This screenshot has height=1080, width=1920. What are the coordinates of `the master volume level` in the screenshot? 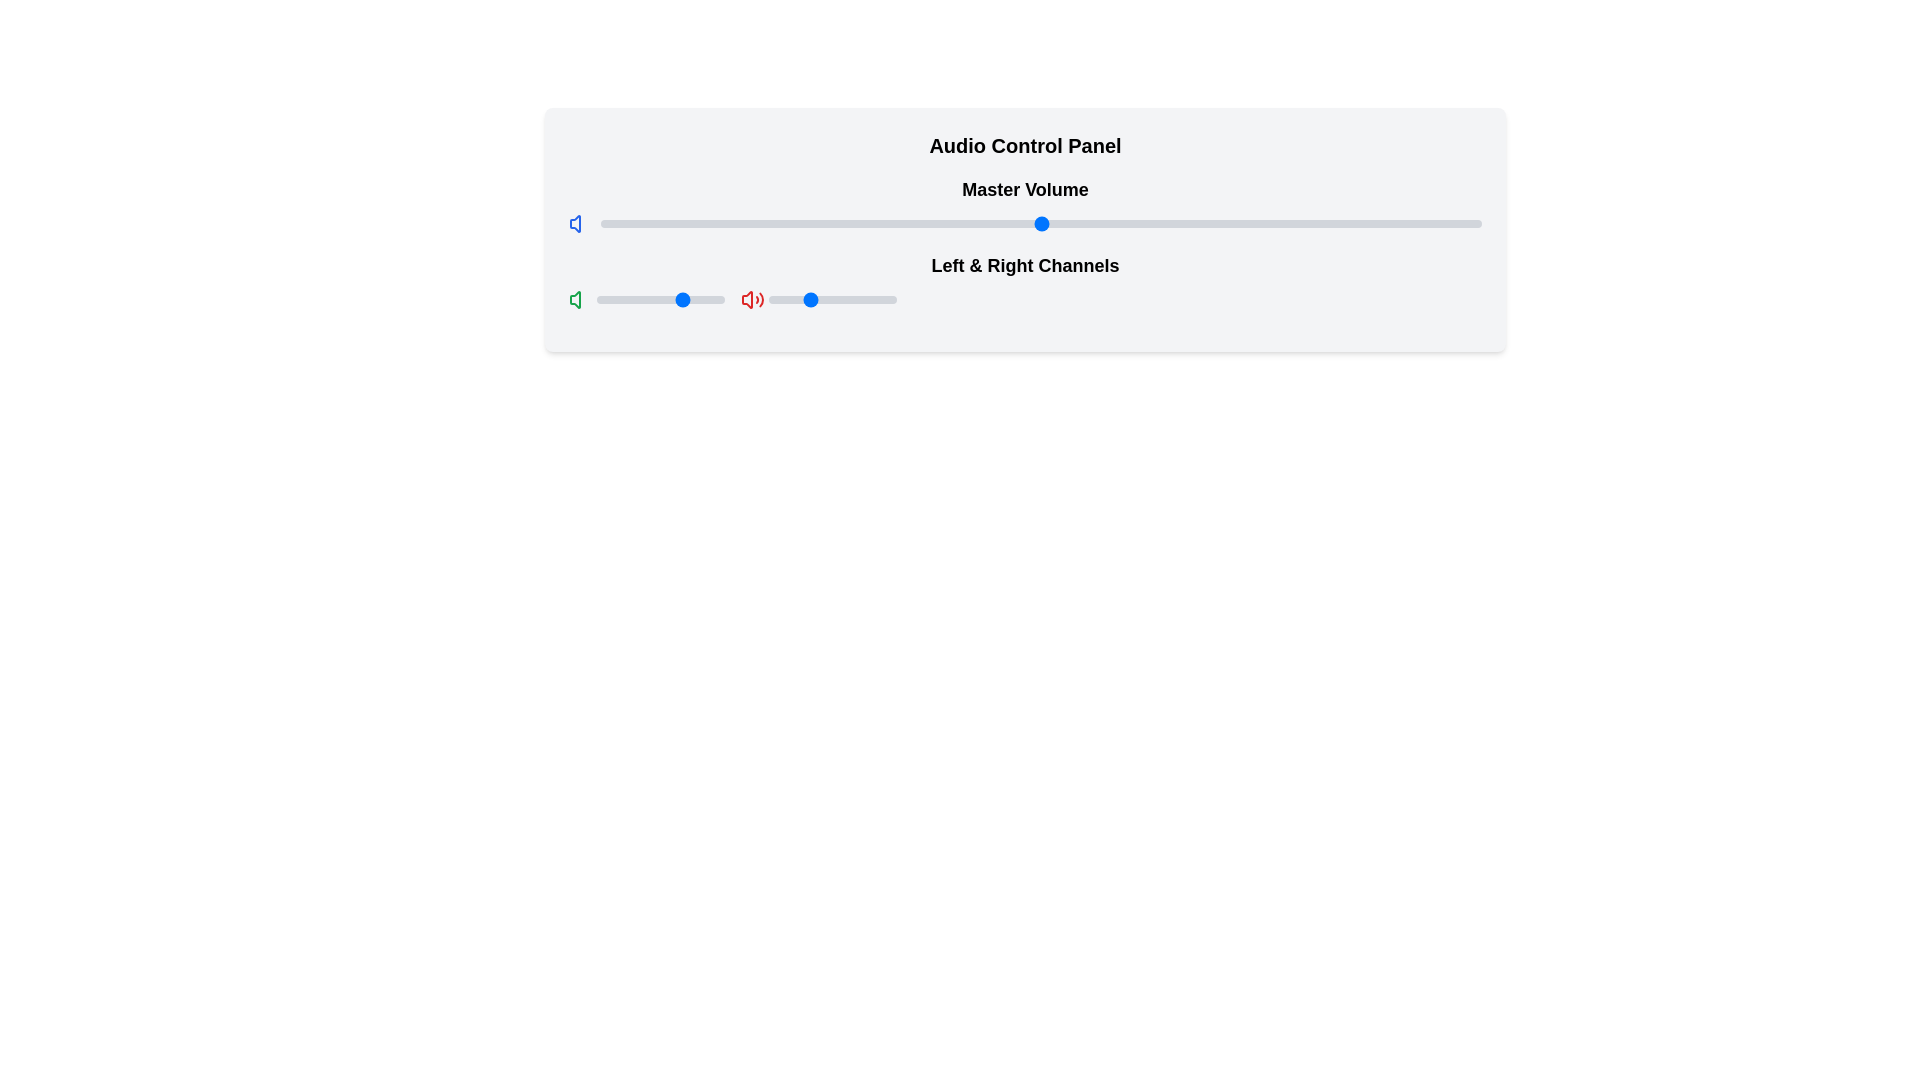 It's located at (812, 223).